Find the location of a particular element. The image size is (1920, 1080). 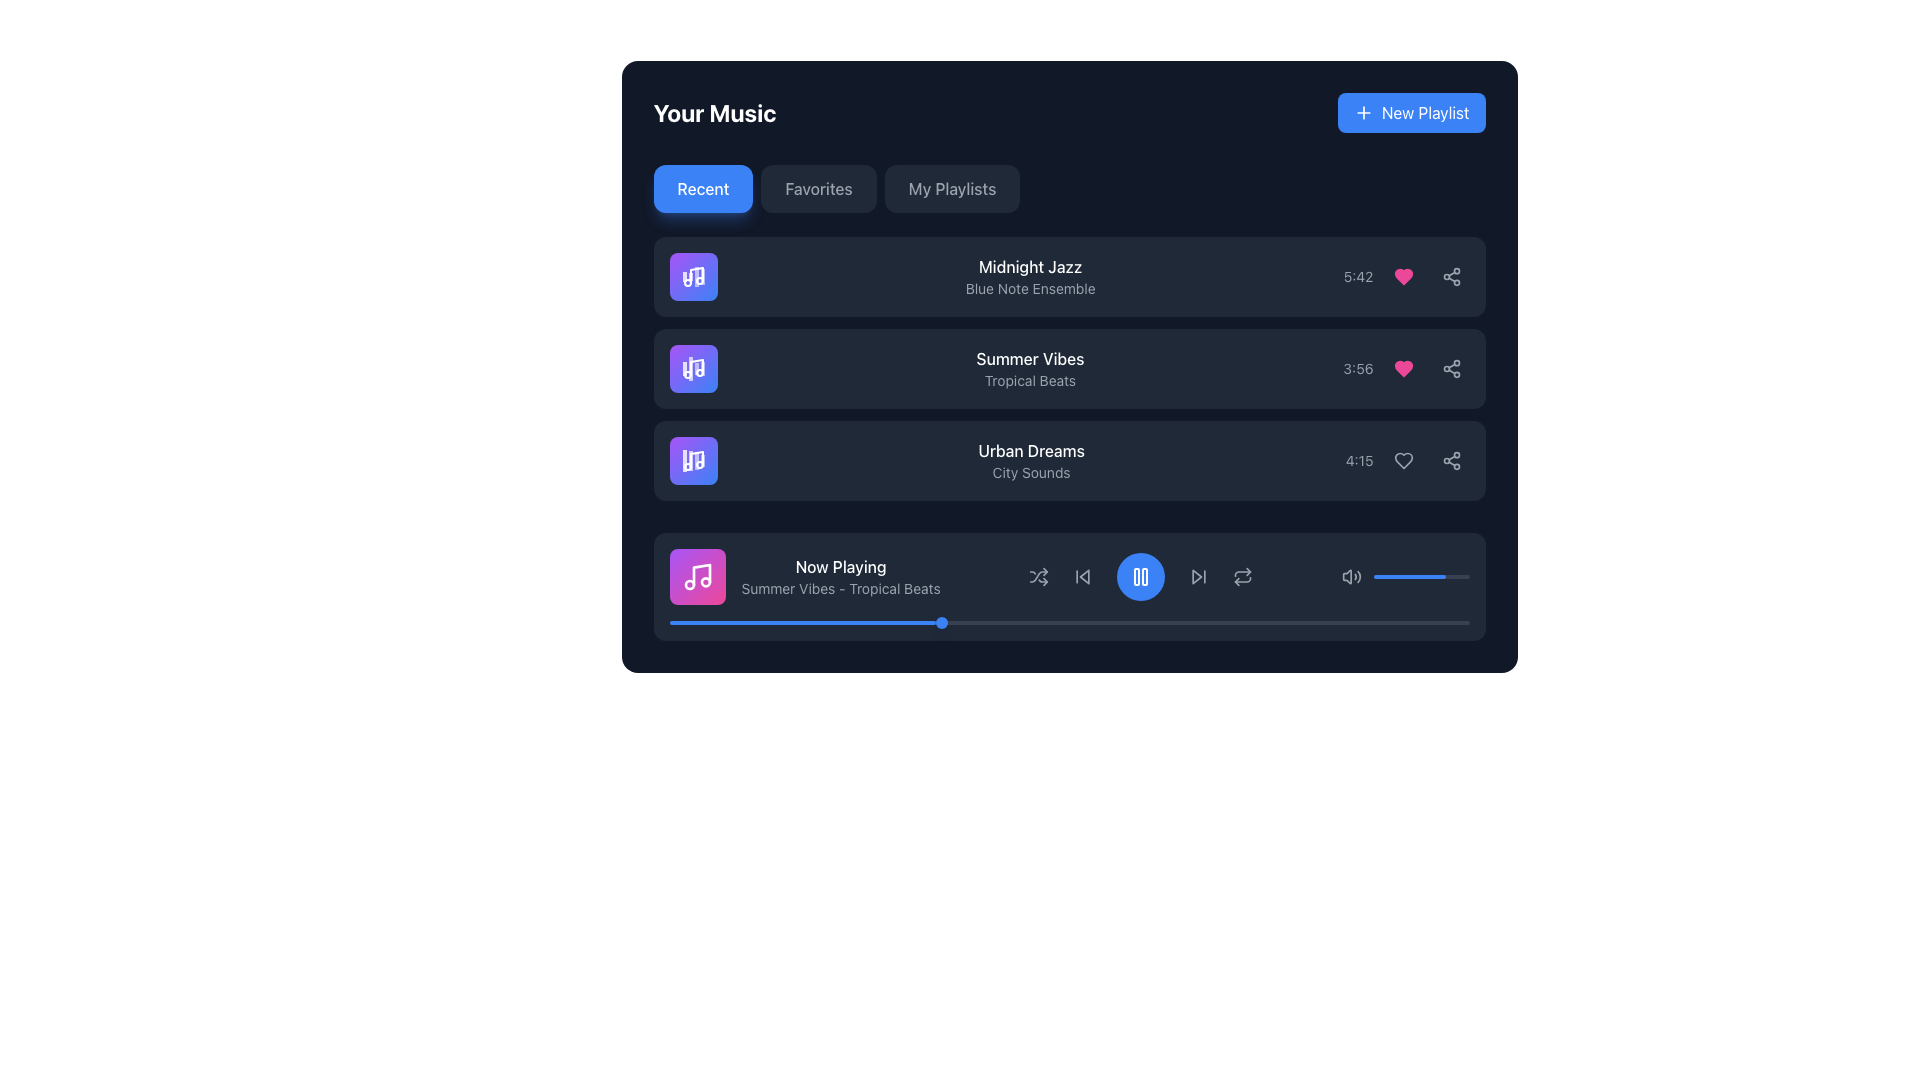

the heart icon button located in the first row of the playlist list, positioned towards the right-hand side just before the share icon is located at coordinates (1402, 277).